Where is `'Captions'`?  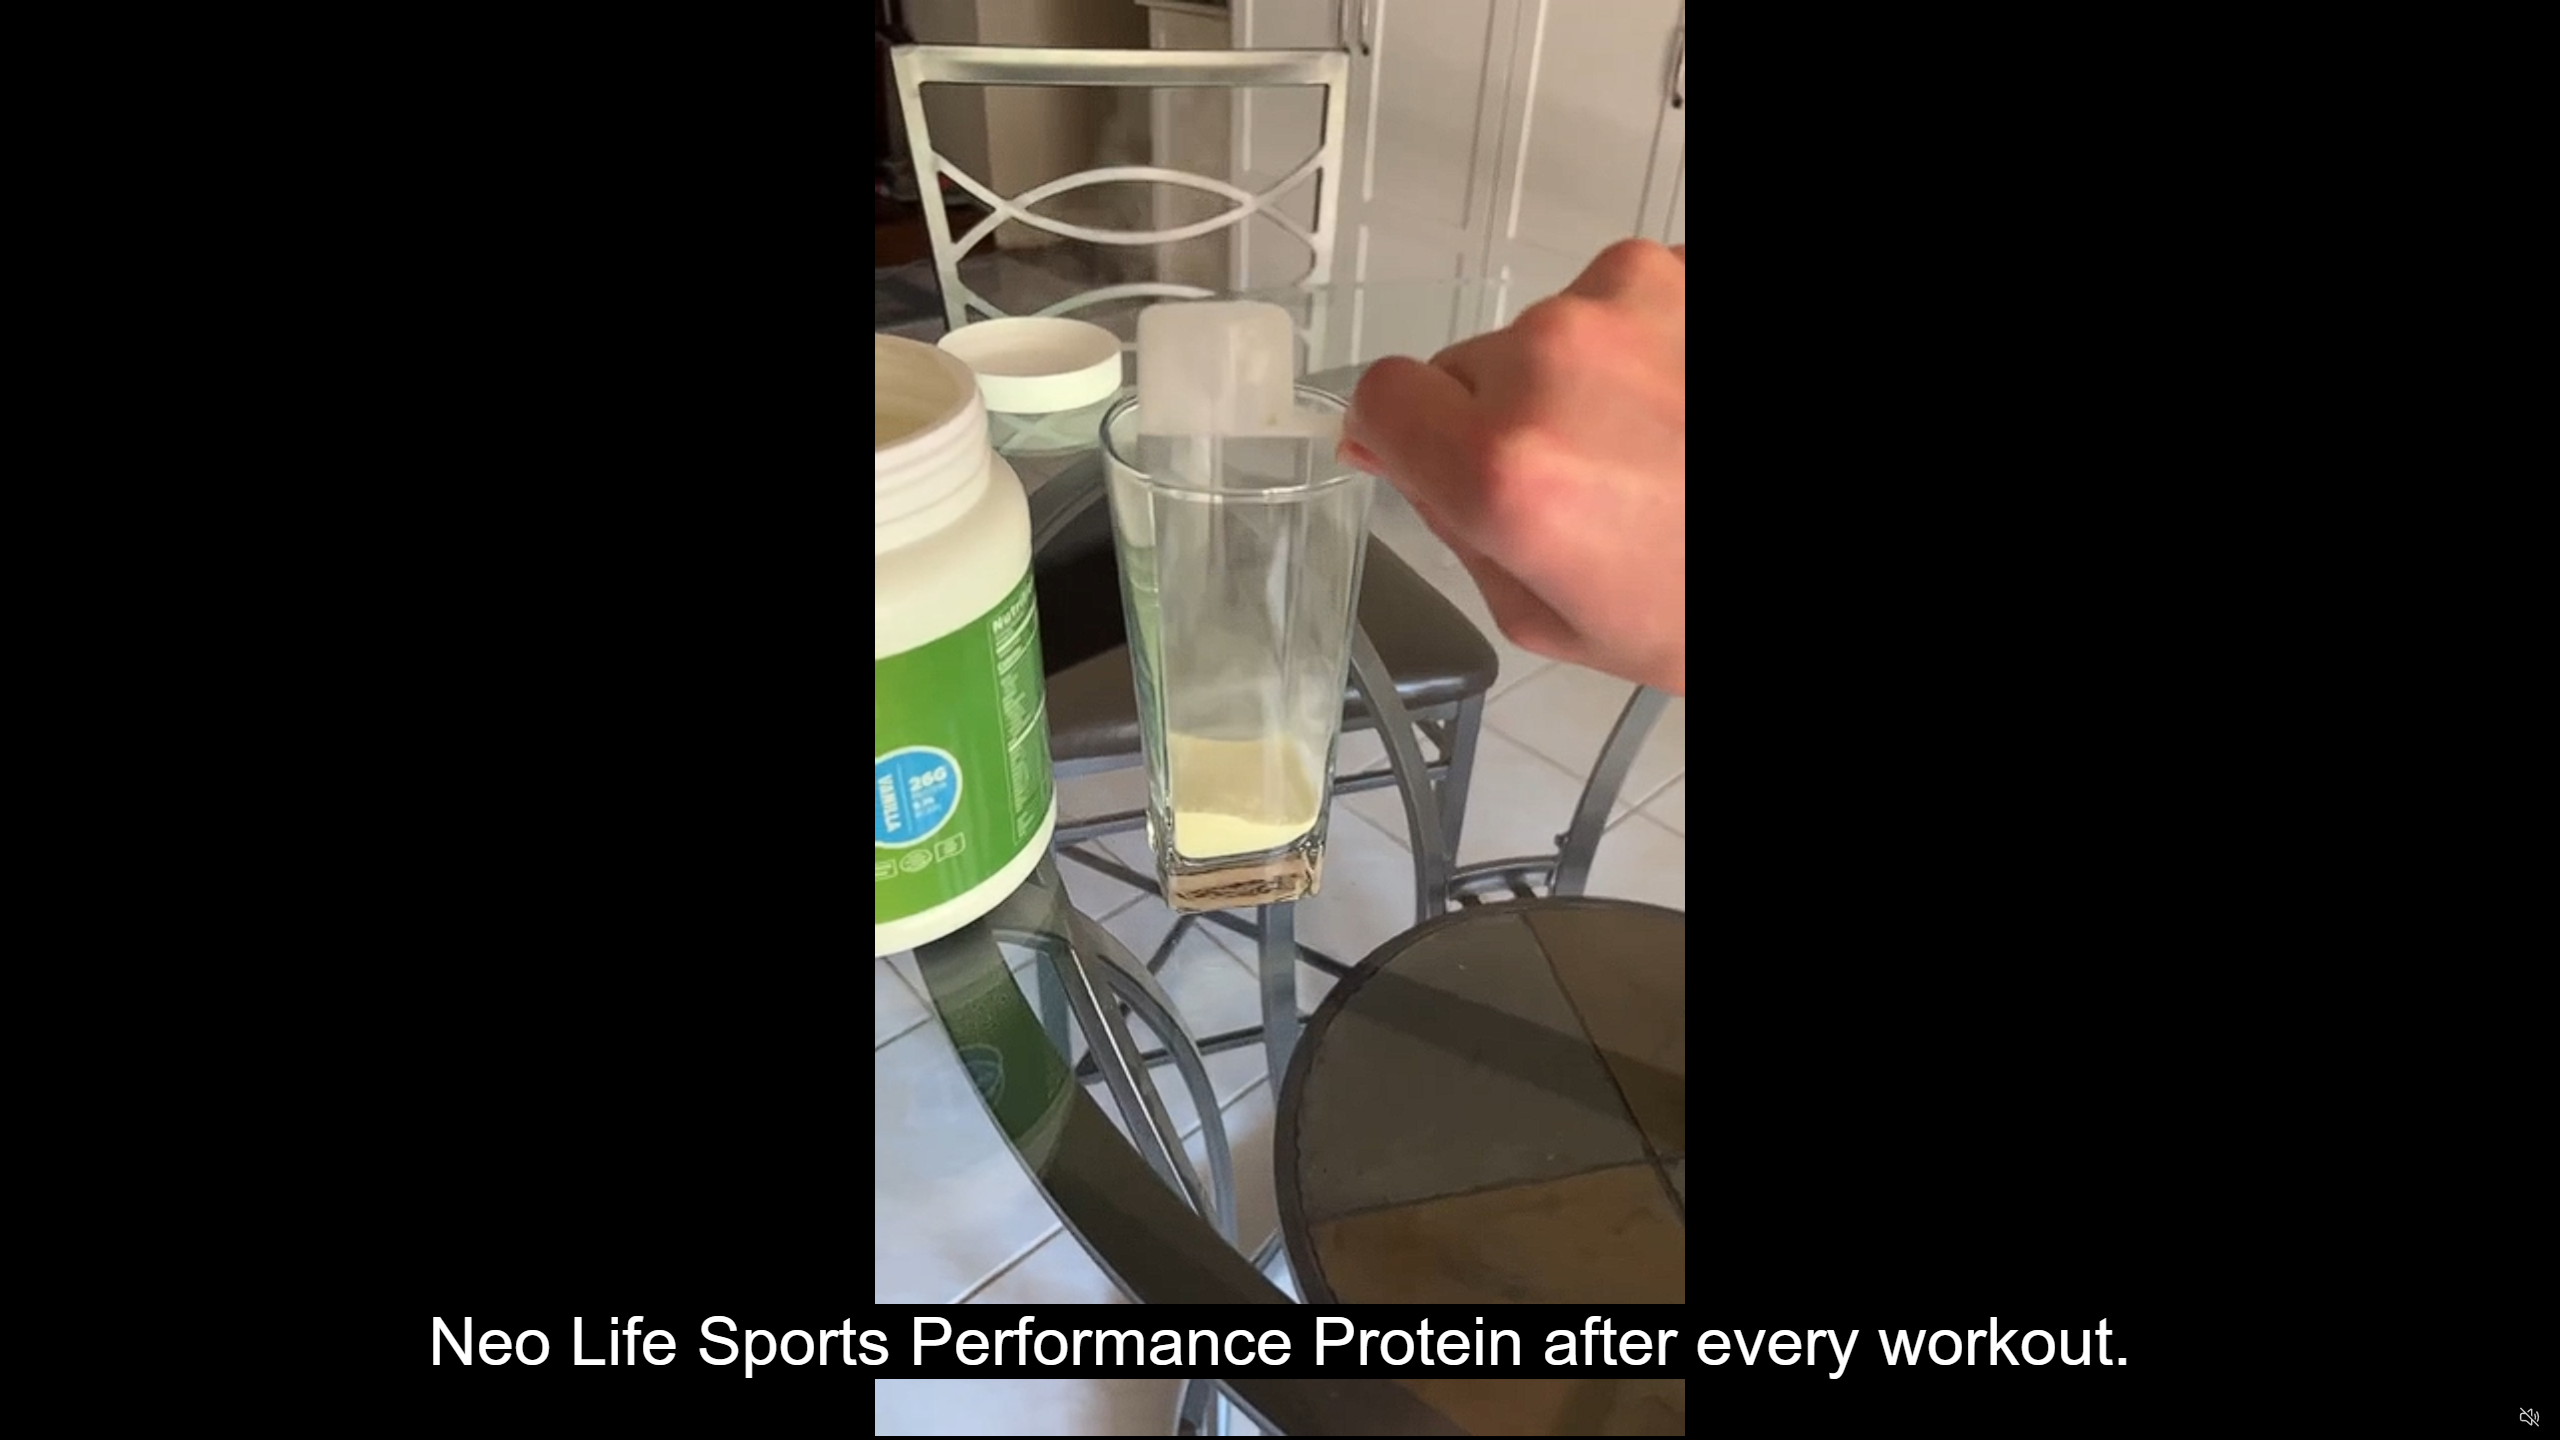 'Captions' is located at coordinates (2451, 1417).